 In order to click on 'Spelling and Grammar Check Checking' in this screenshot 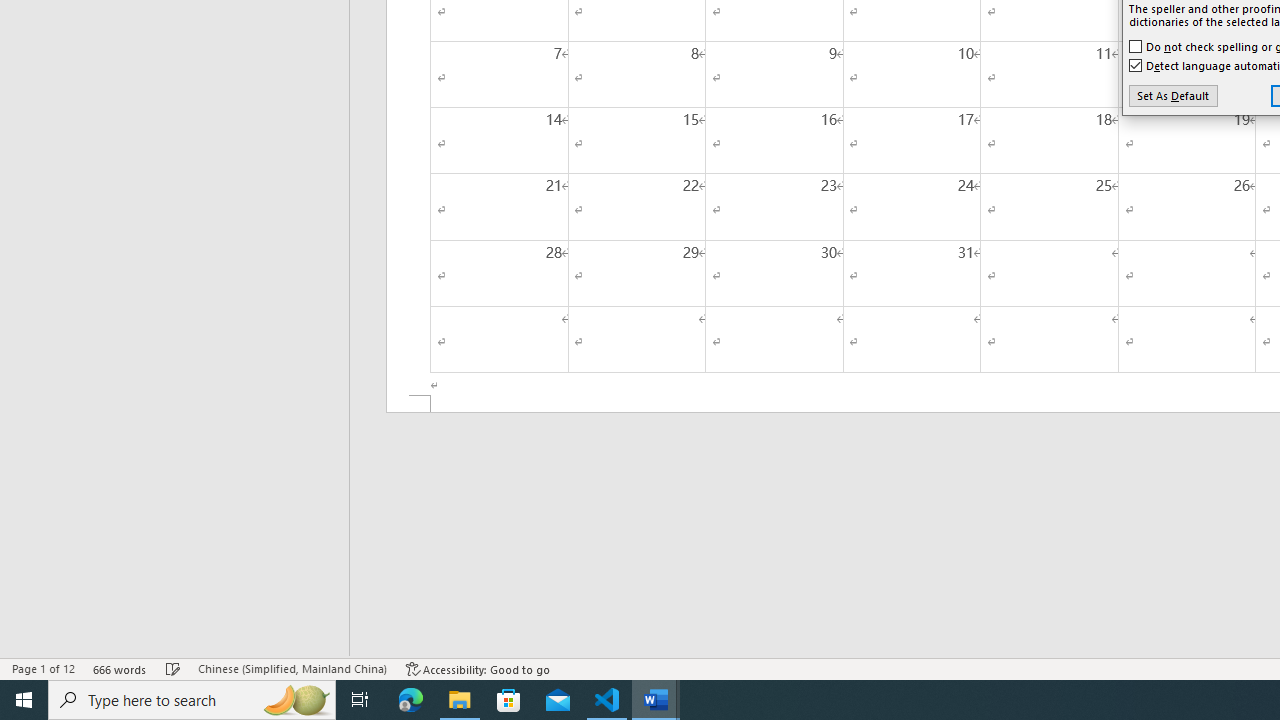, I will do `click(173, 669)`.